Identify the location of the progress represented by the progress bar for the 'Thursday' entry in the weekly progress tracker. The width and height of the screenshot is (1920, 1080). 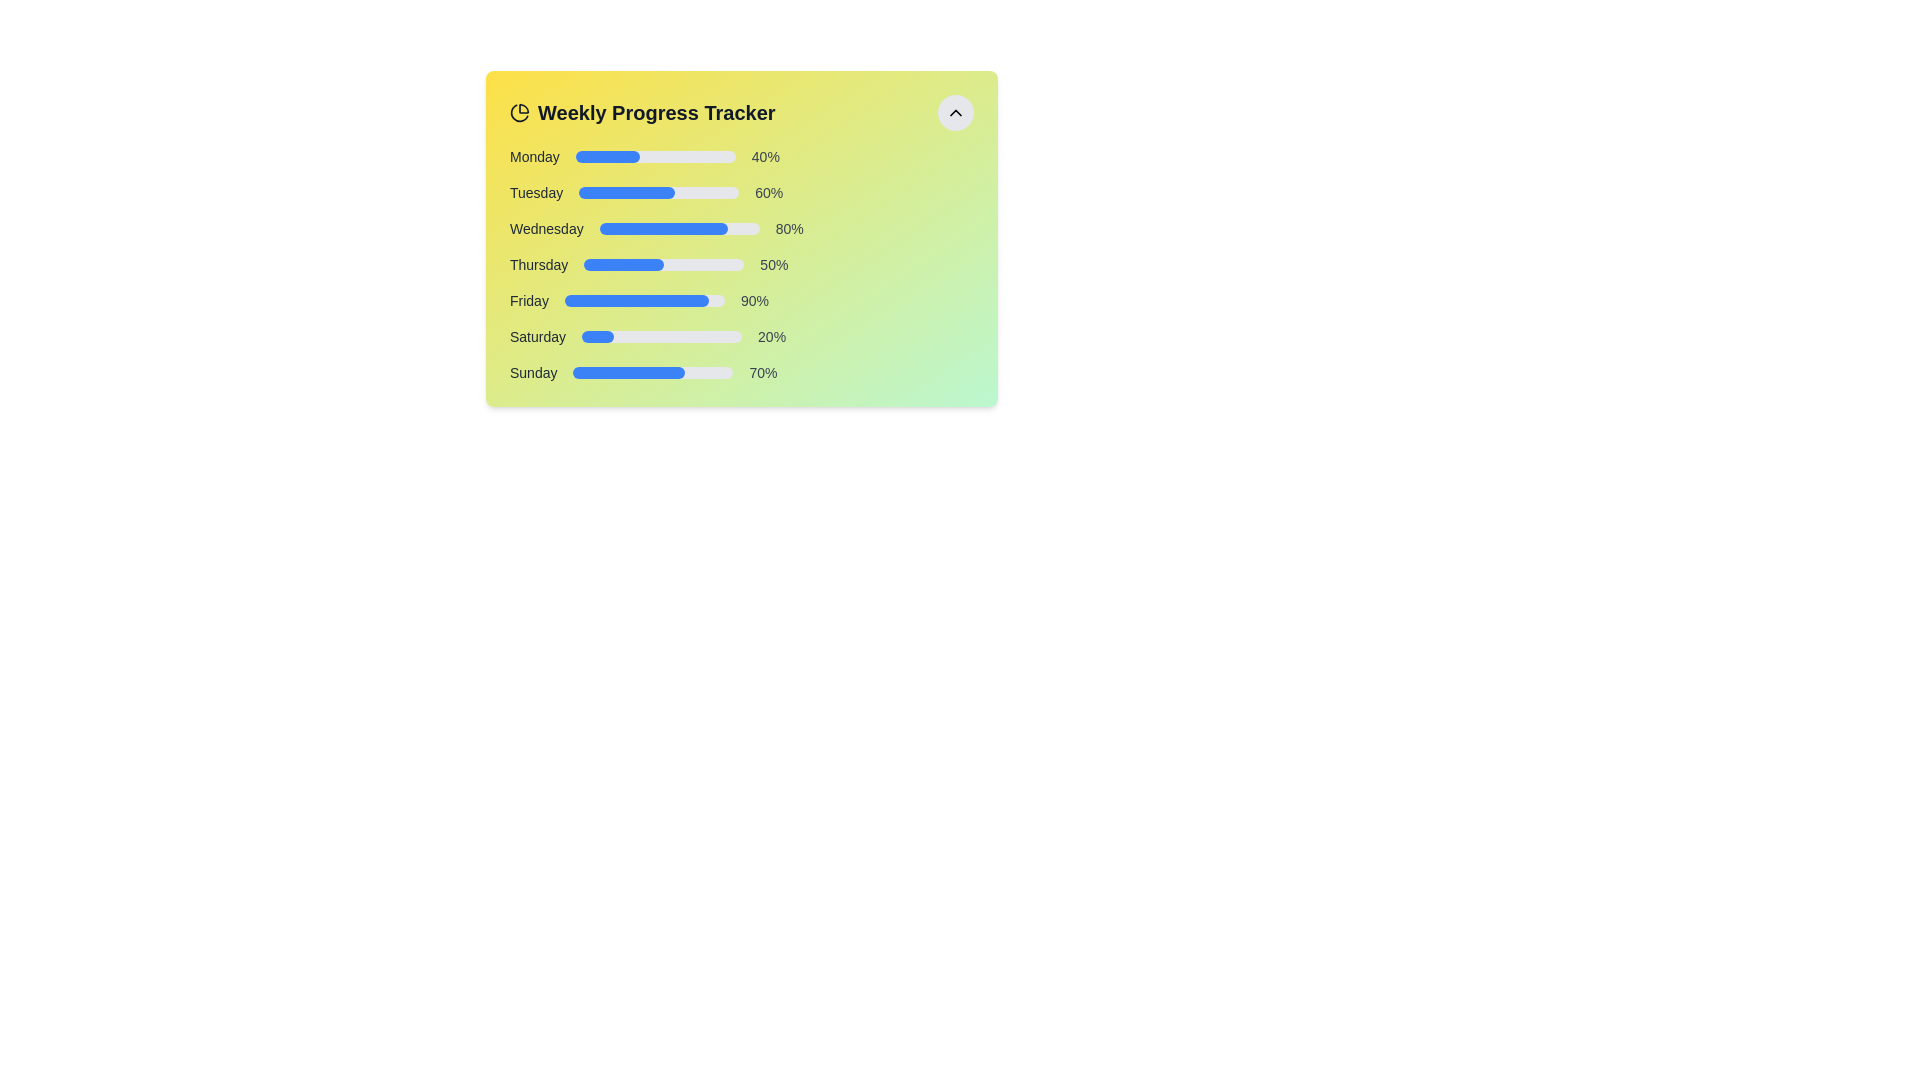
(664, 264).